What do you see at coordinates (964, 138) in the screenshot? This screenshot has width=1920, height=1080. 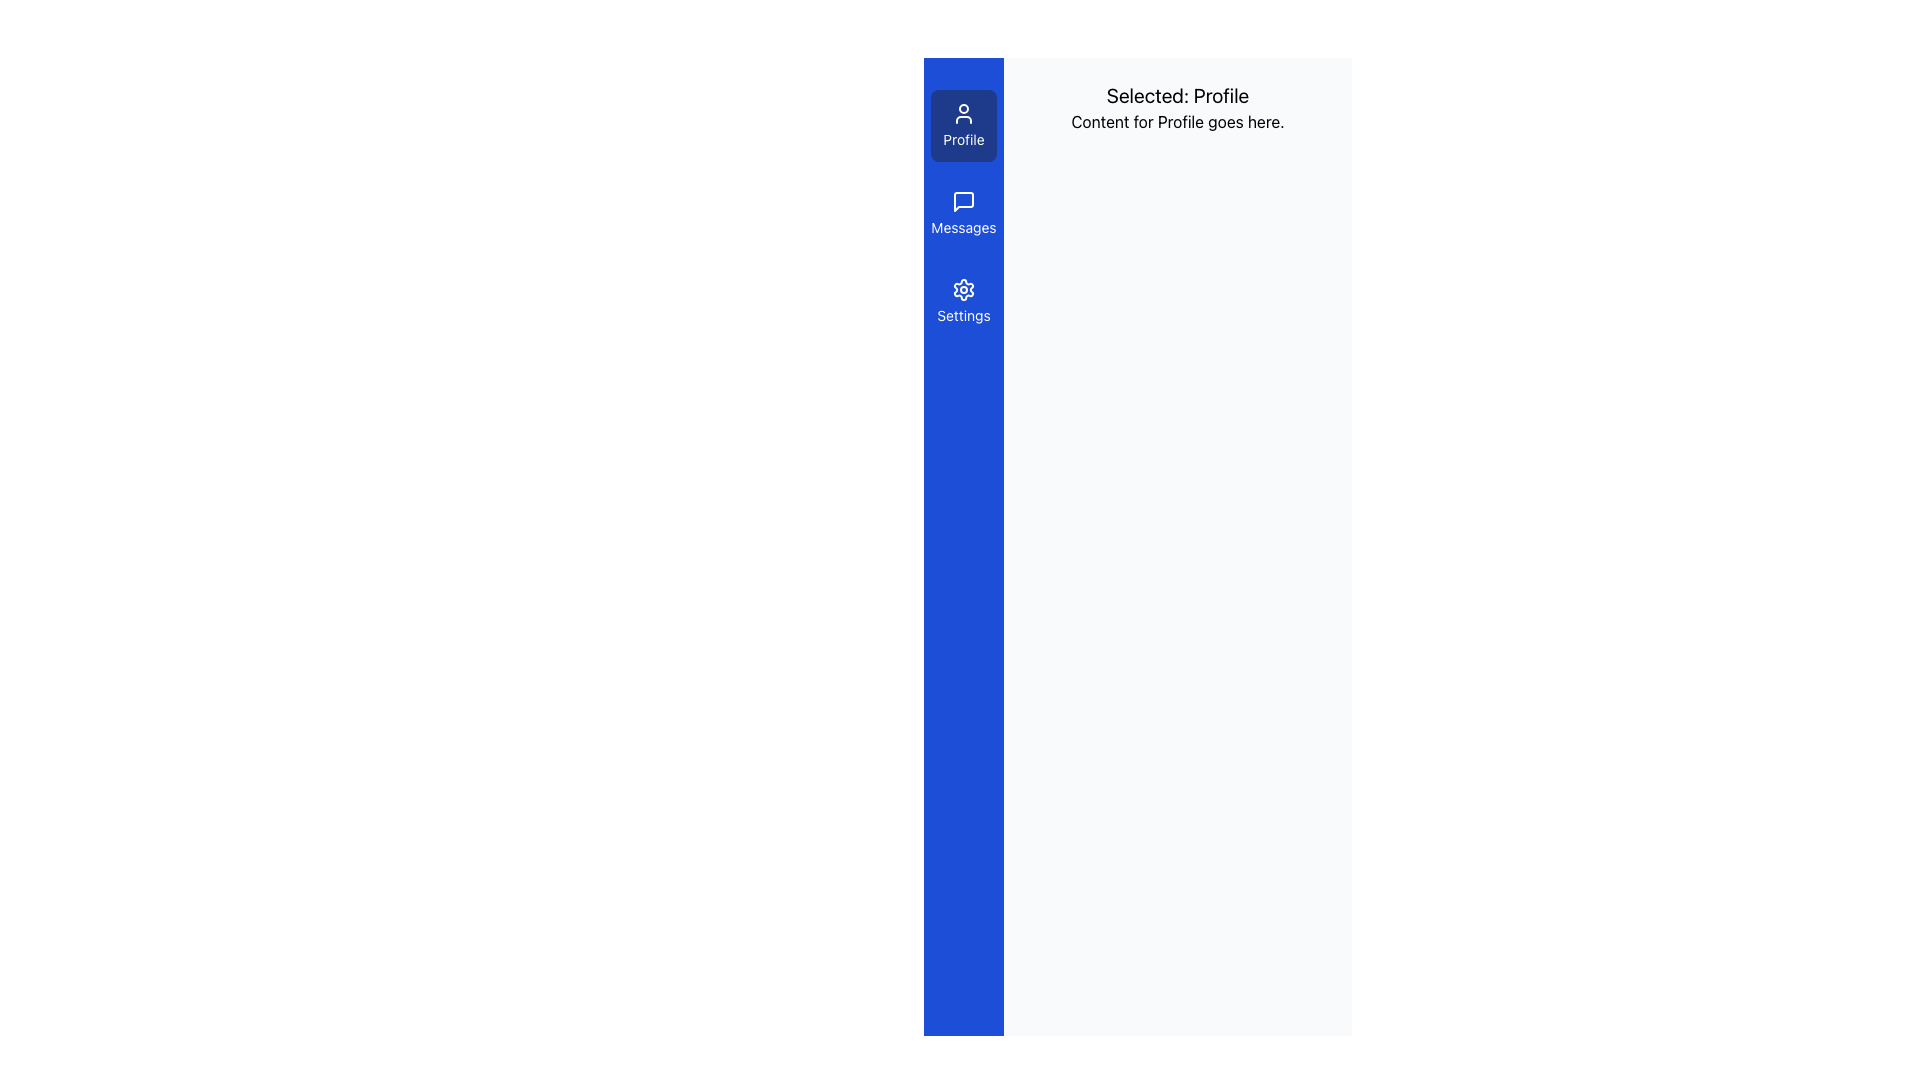 I see `text label 'Profile' located at the top of the navigation items in the left-side navigation bar, which is styled in white on a dark blue background and situated below a user silhouette icon` at bounding box center [964, 138].